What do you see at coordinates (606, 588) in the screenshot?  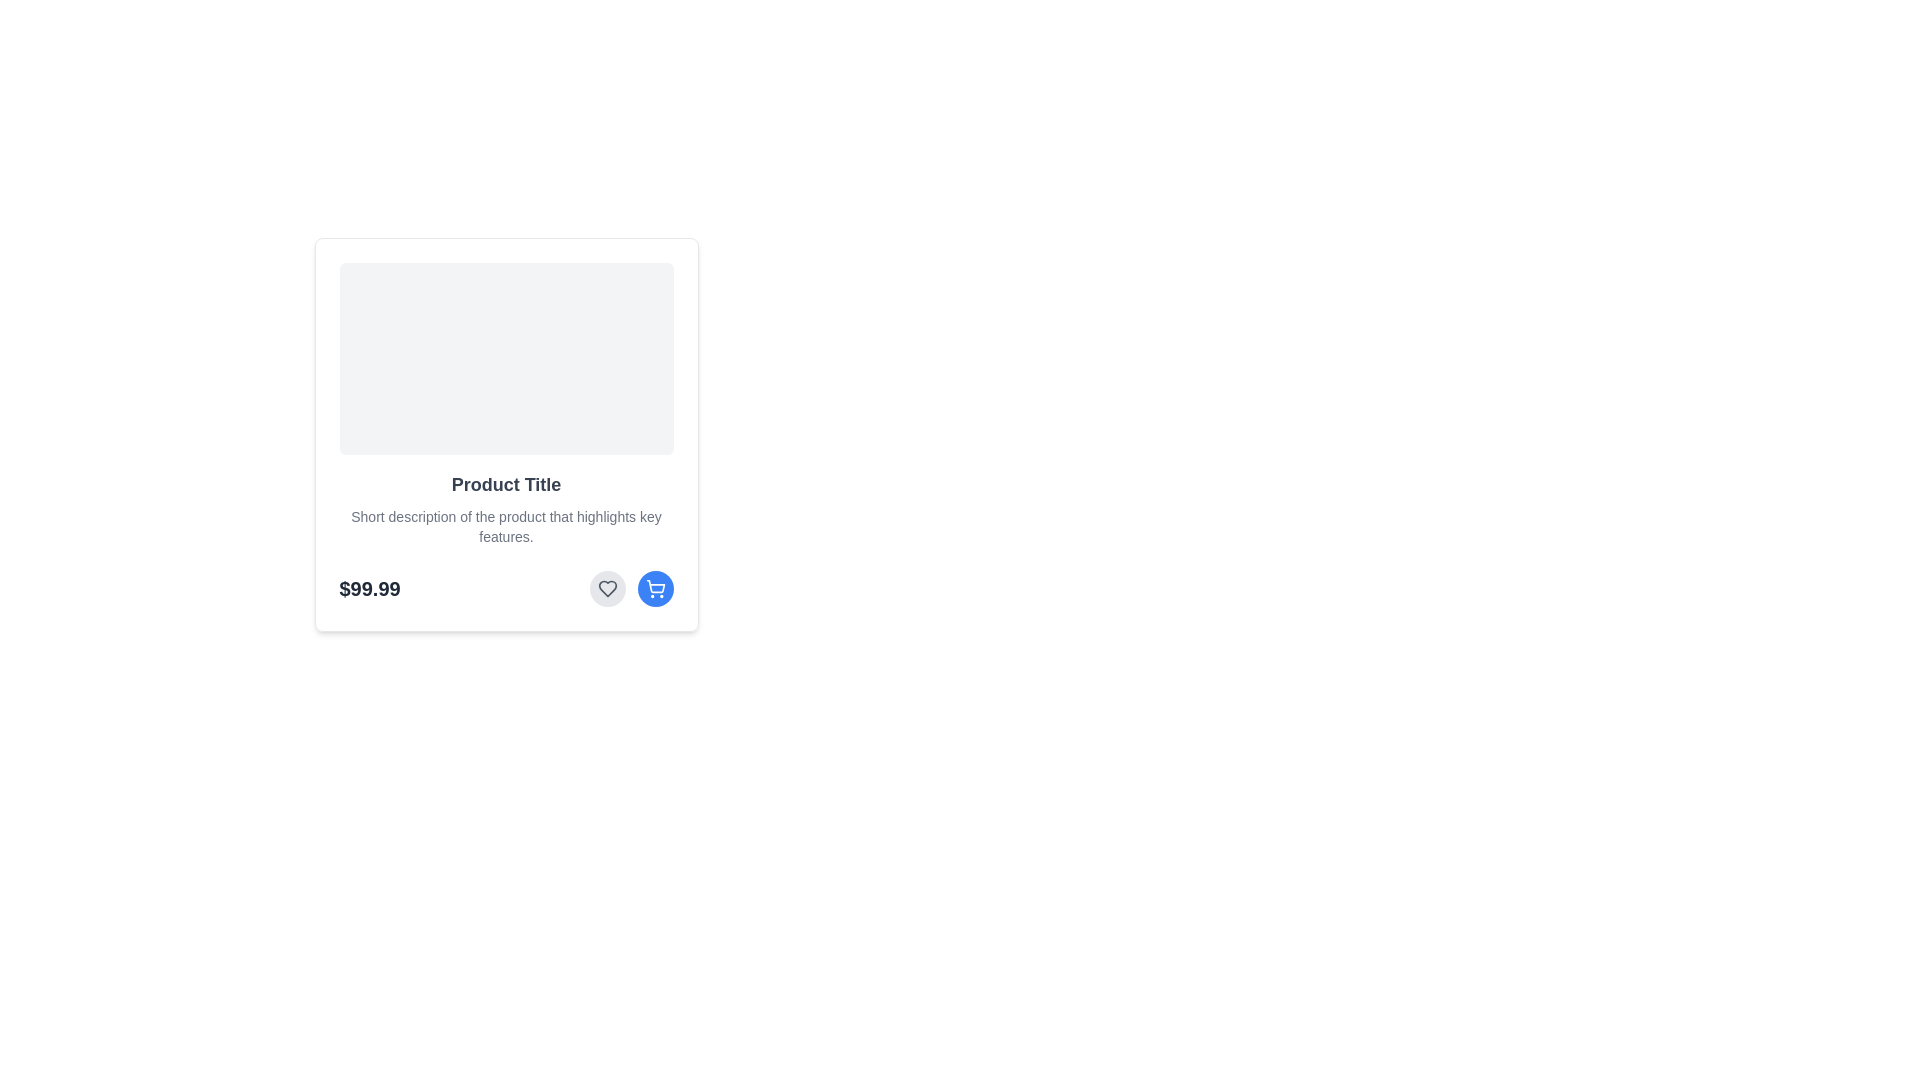 I see `the heart-shaped icon located in the bottom section of the product card to favorite or unfavorite the product` at bounding box center [606, 588].